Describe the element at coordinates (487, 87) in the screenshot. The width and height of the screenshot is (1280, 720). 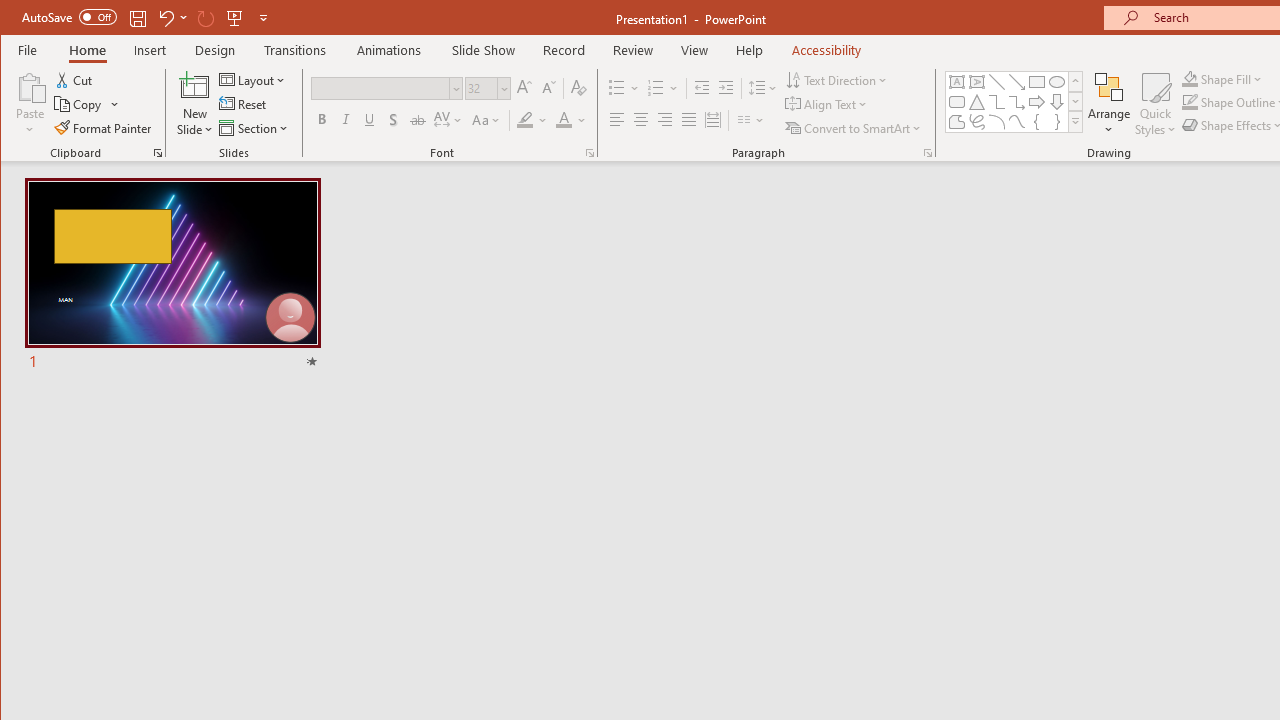
I see `'Font Size'` at that location.